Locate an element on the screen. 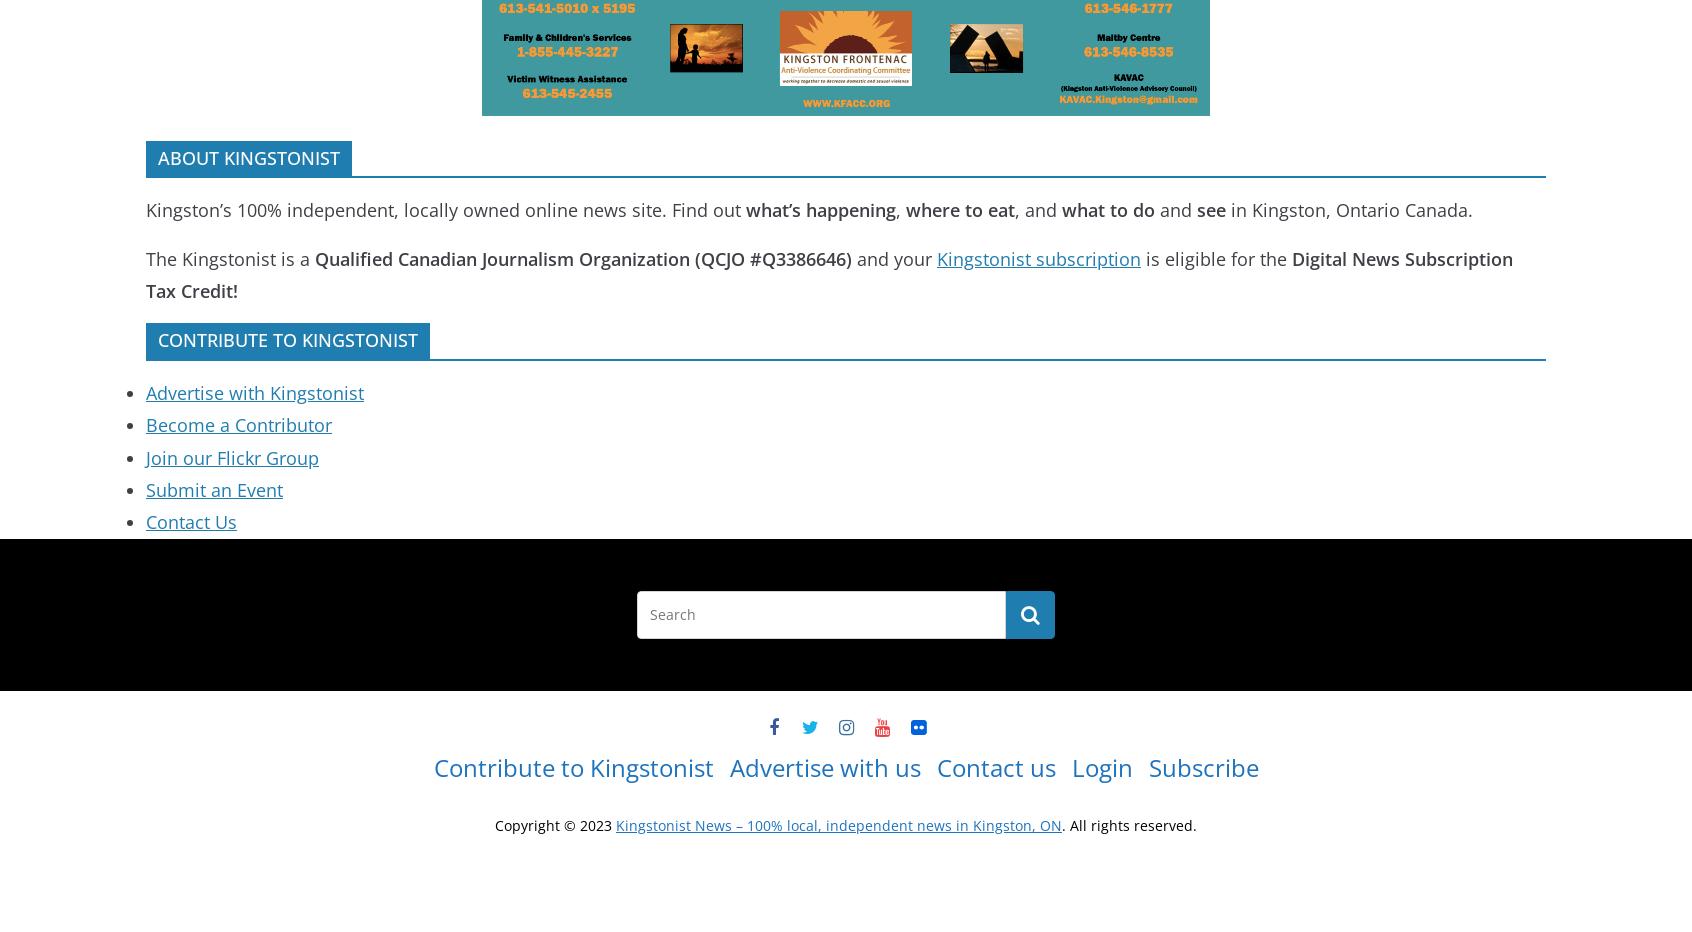 The height and width of the screenshot is (932, 1692). 'The Kingstonist is a' is located at coordinates (230, 256).